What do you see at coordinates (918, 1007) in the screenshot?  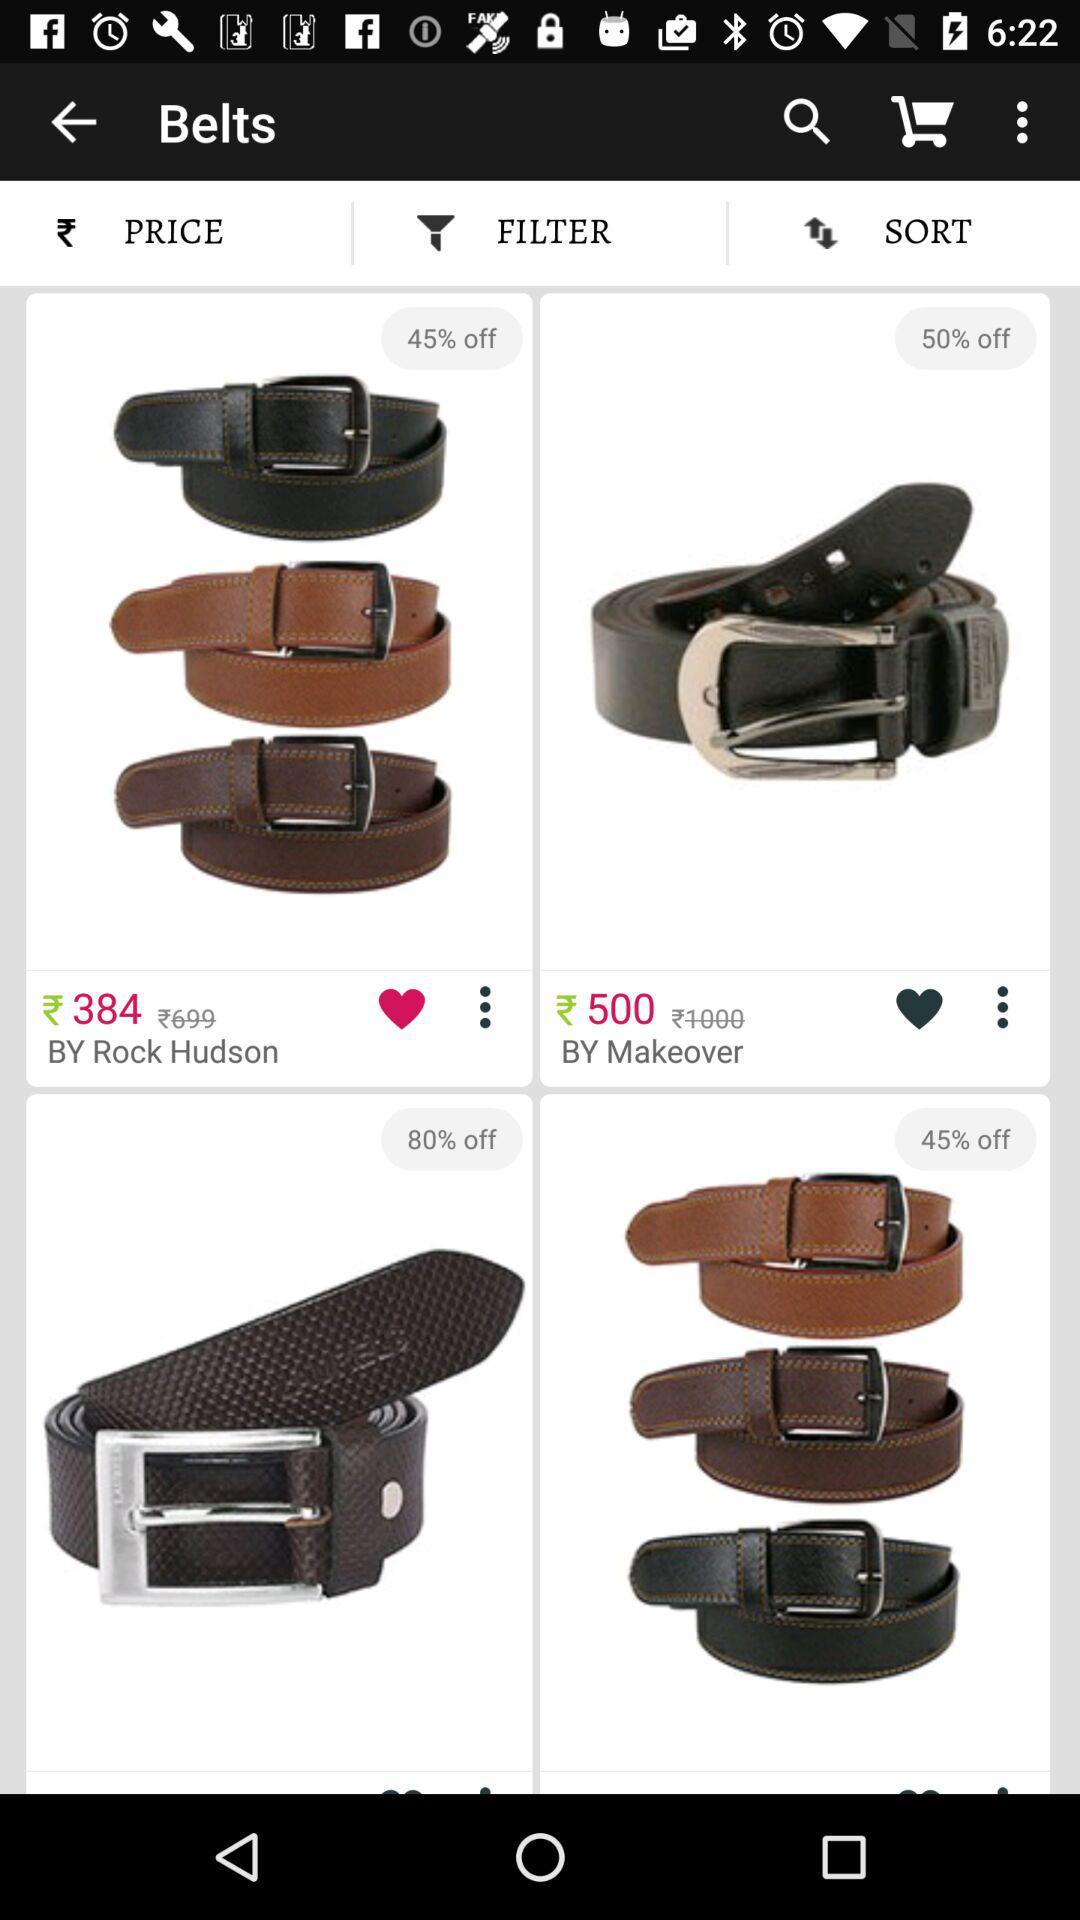 I see `hreat` at bounding box center [918, 1007].